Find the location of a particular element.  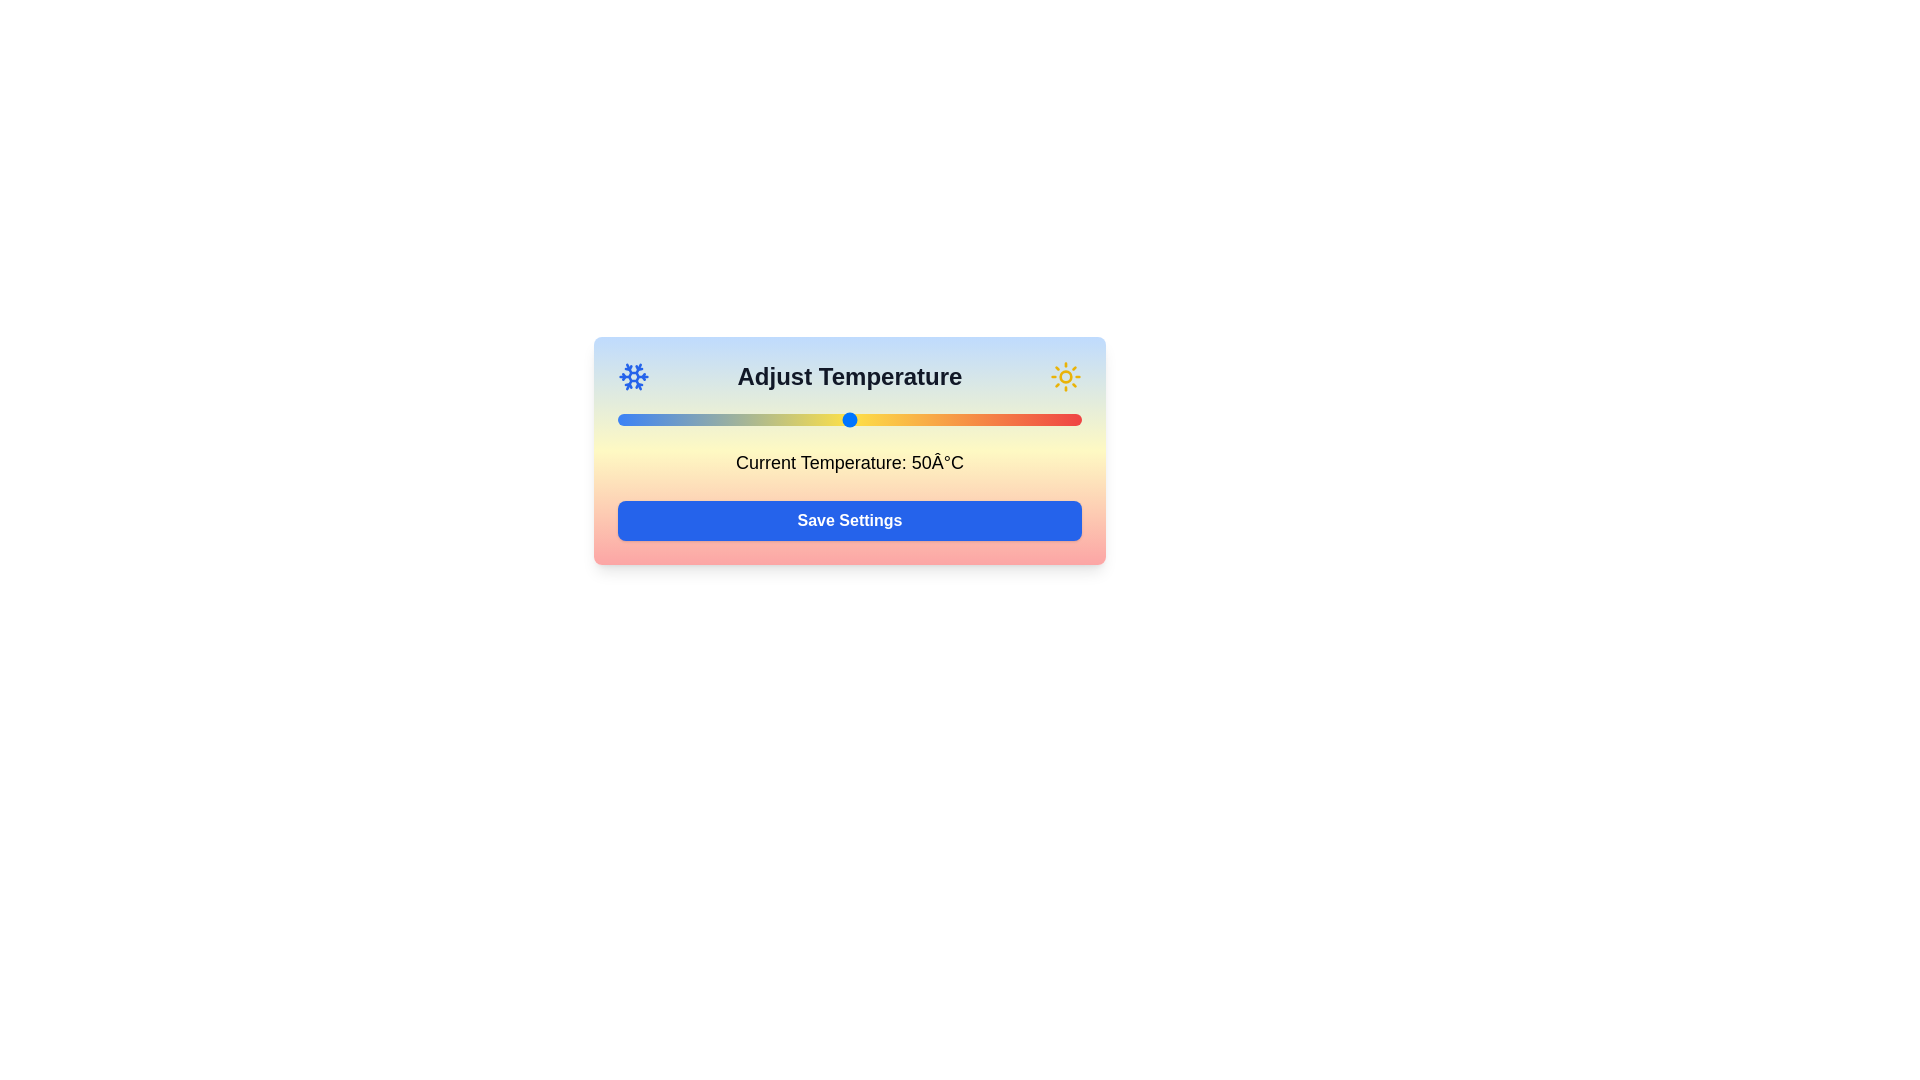

the temperature to 5°C by moving the slider is located at coordinates (641, 419).